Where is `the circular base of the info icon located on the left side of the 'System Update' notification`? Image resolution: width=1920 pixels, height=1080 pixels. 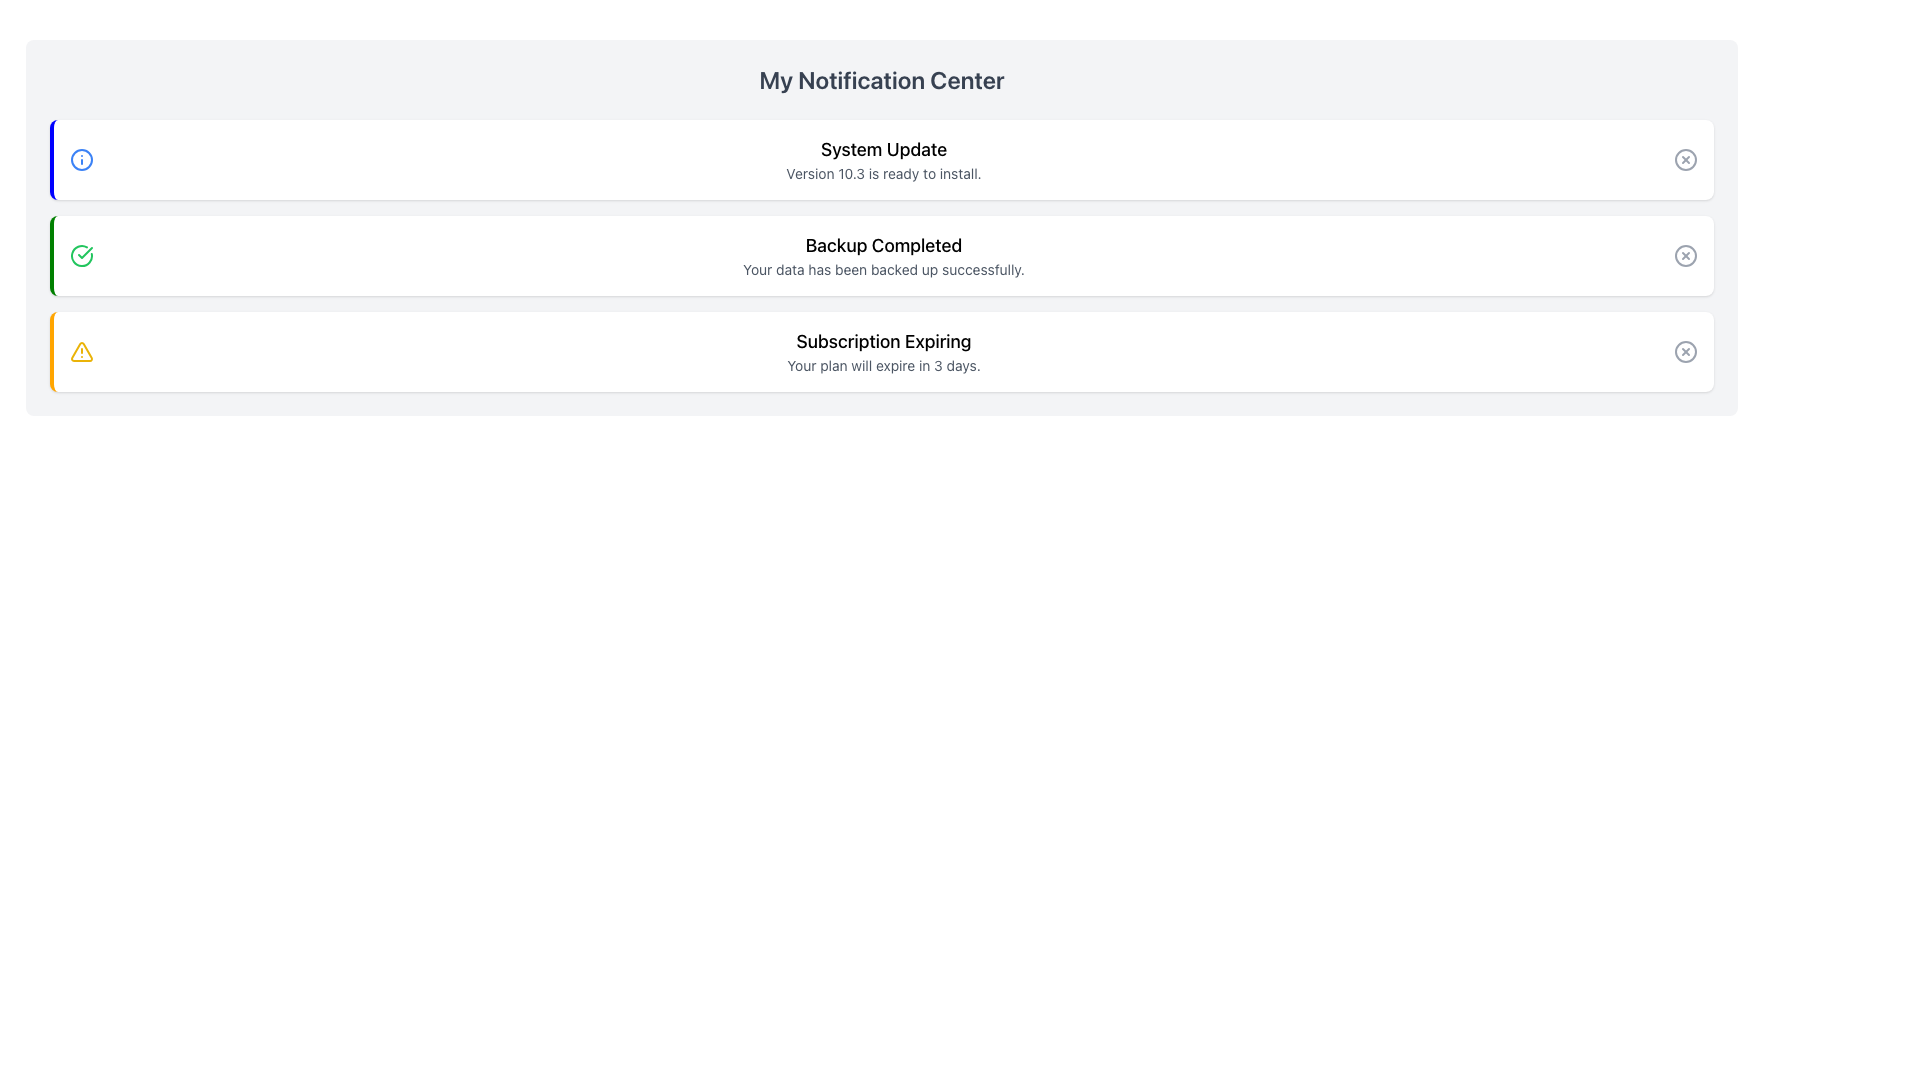 the circular base of the info icon located on the left side of the 'System Update' notification is located at coordinates (80, 158).